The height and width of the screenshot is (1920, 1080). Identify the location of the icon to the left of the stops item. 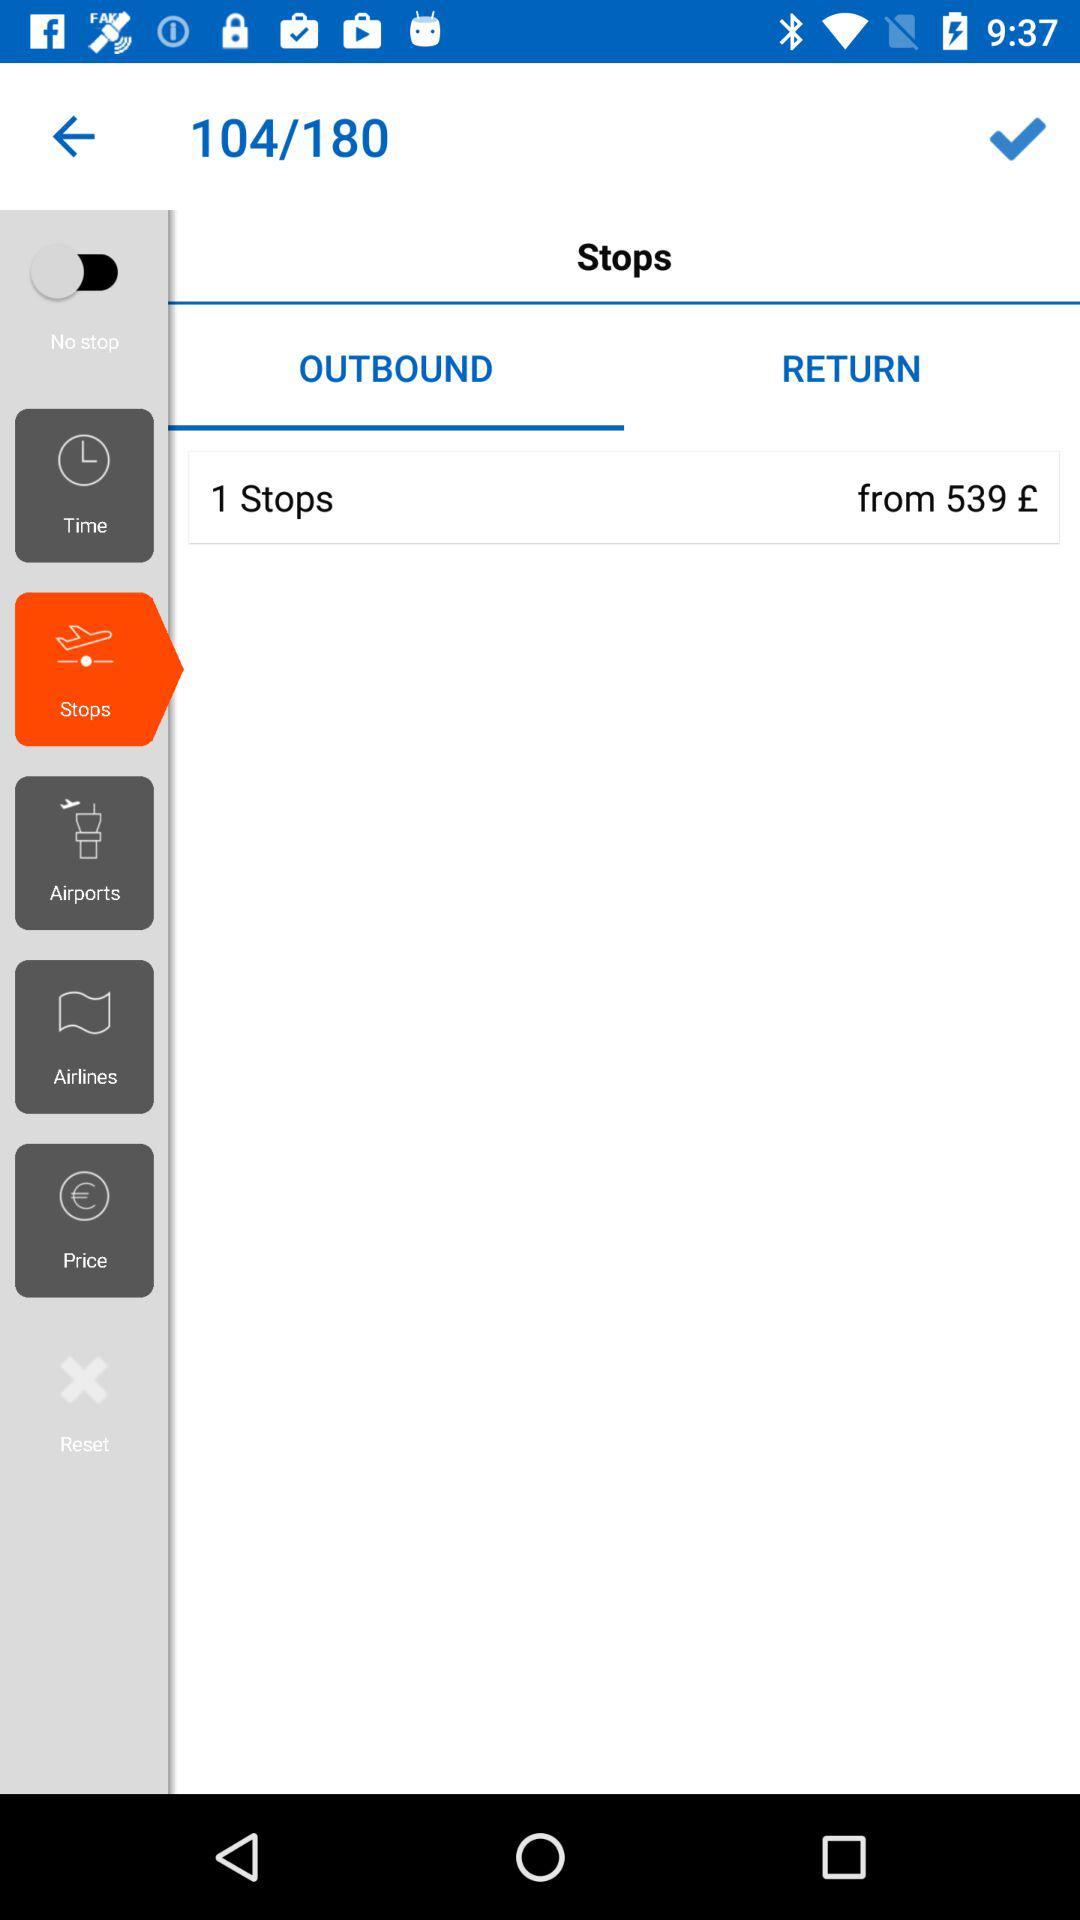
(72, 135).